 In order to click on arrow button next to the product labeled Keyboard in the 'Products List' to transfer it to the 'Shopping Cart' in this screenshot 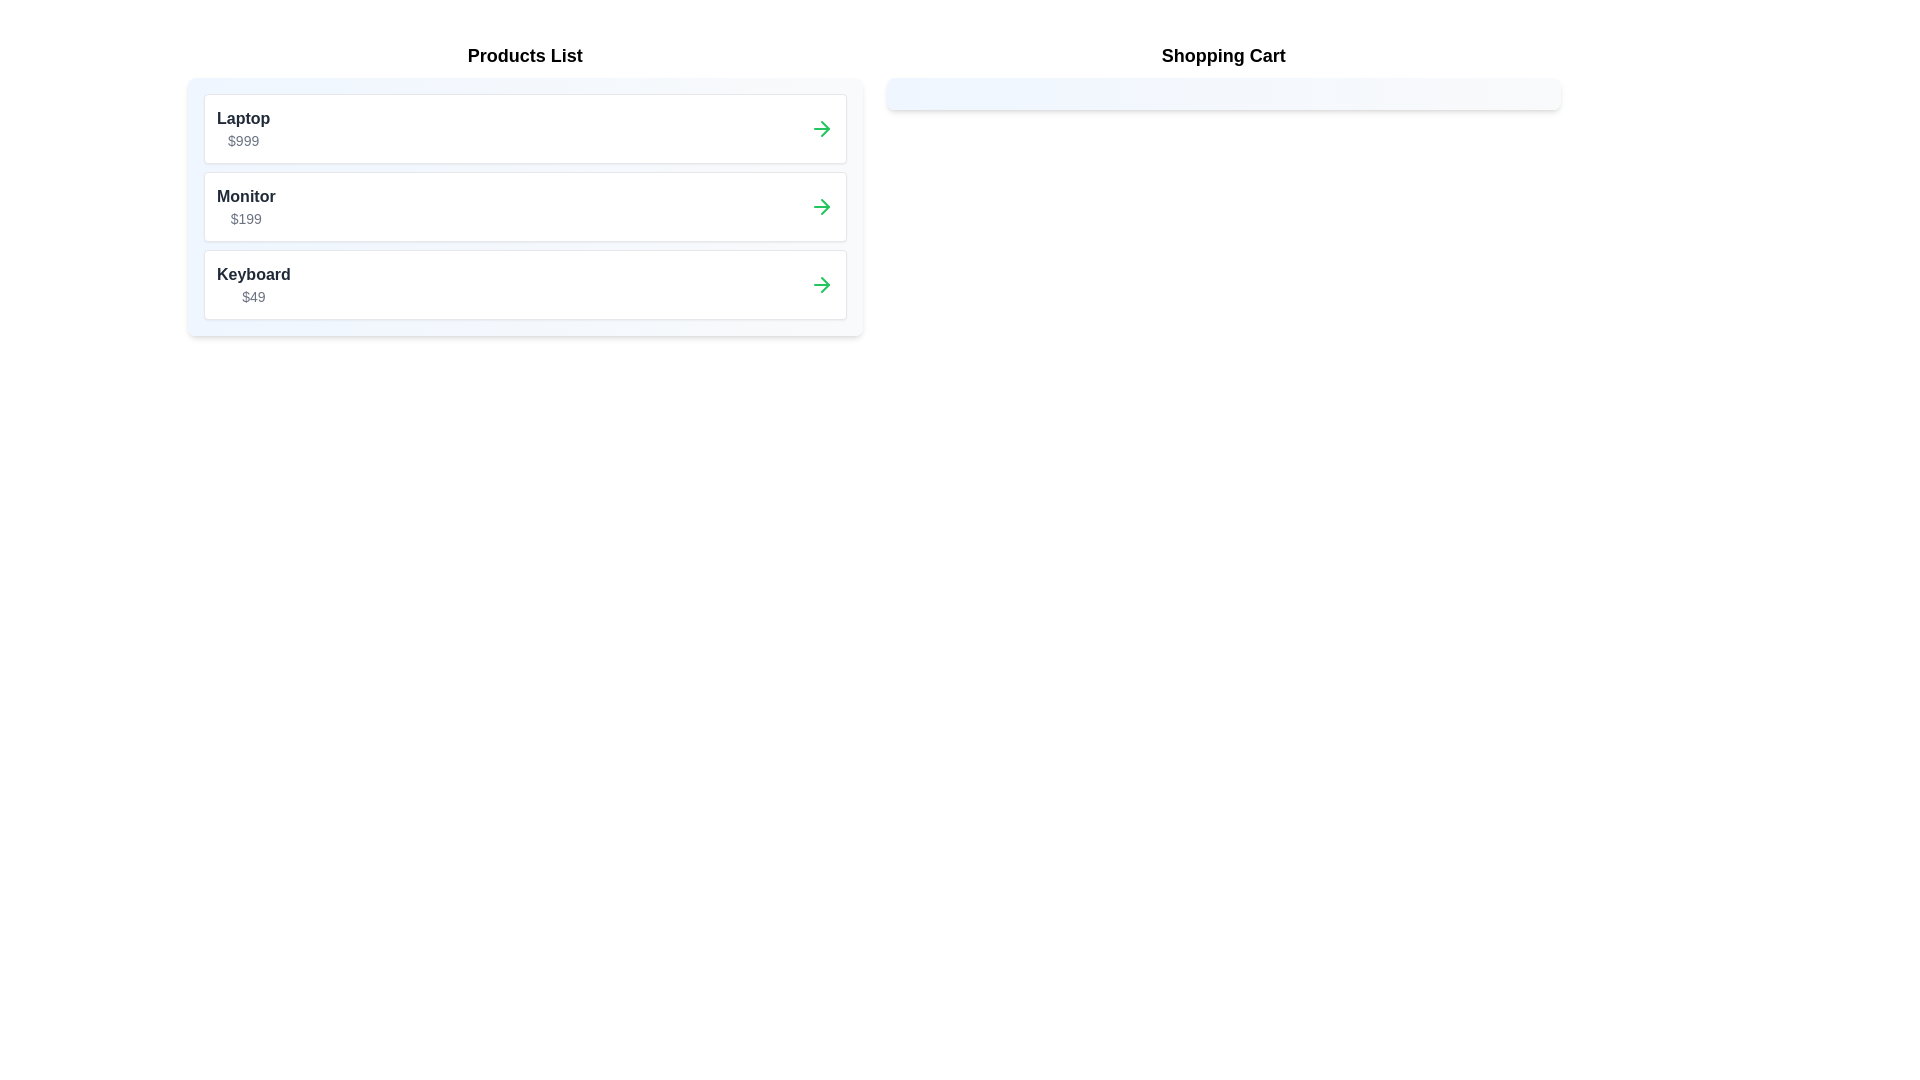, I will do `click(821, 285)`.